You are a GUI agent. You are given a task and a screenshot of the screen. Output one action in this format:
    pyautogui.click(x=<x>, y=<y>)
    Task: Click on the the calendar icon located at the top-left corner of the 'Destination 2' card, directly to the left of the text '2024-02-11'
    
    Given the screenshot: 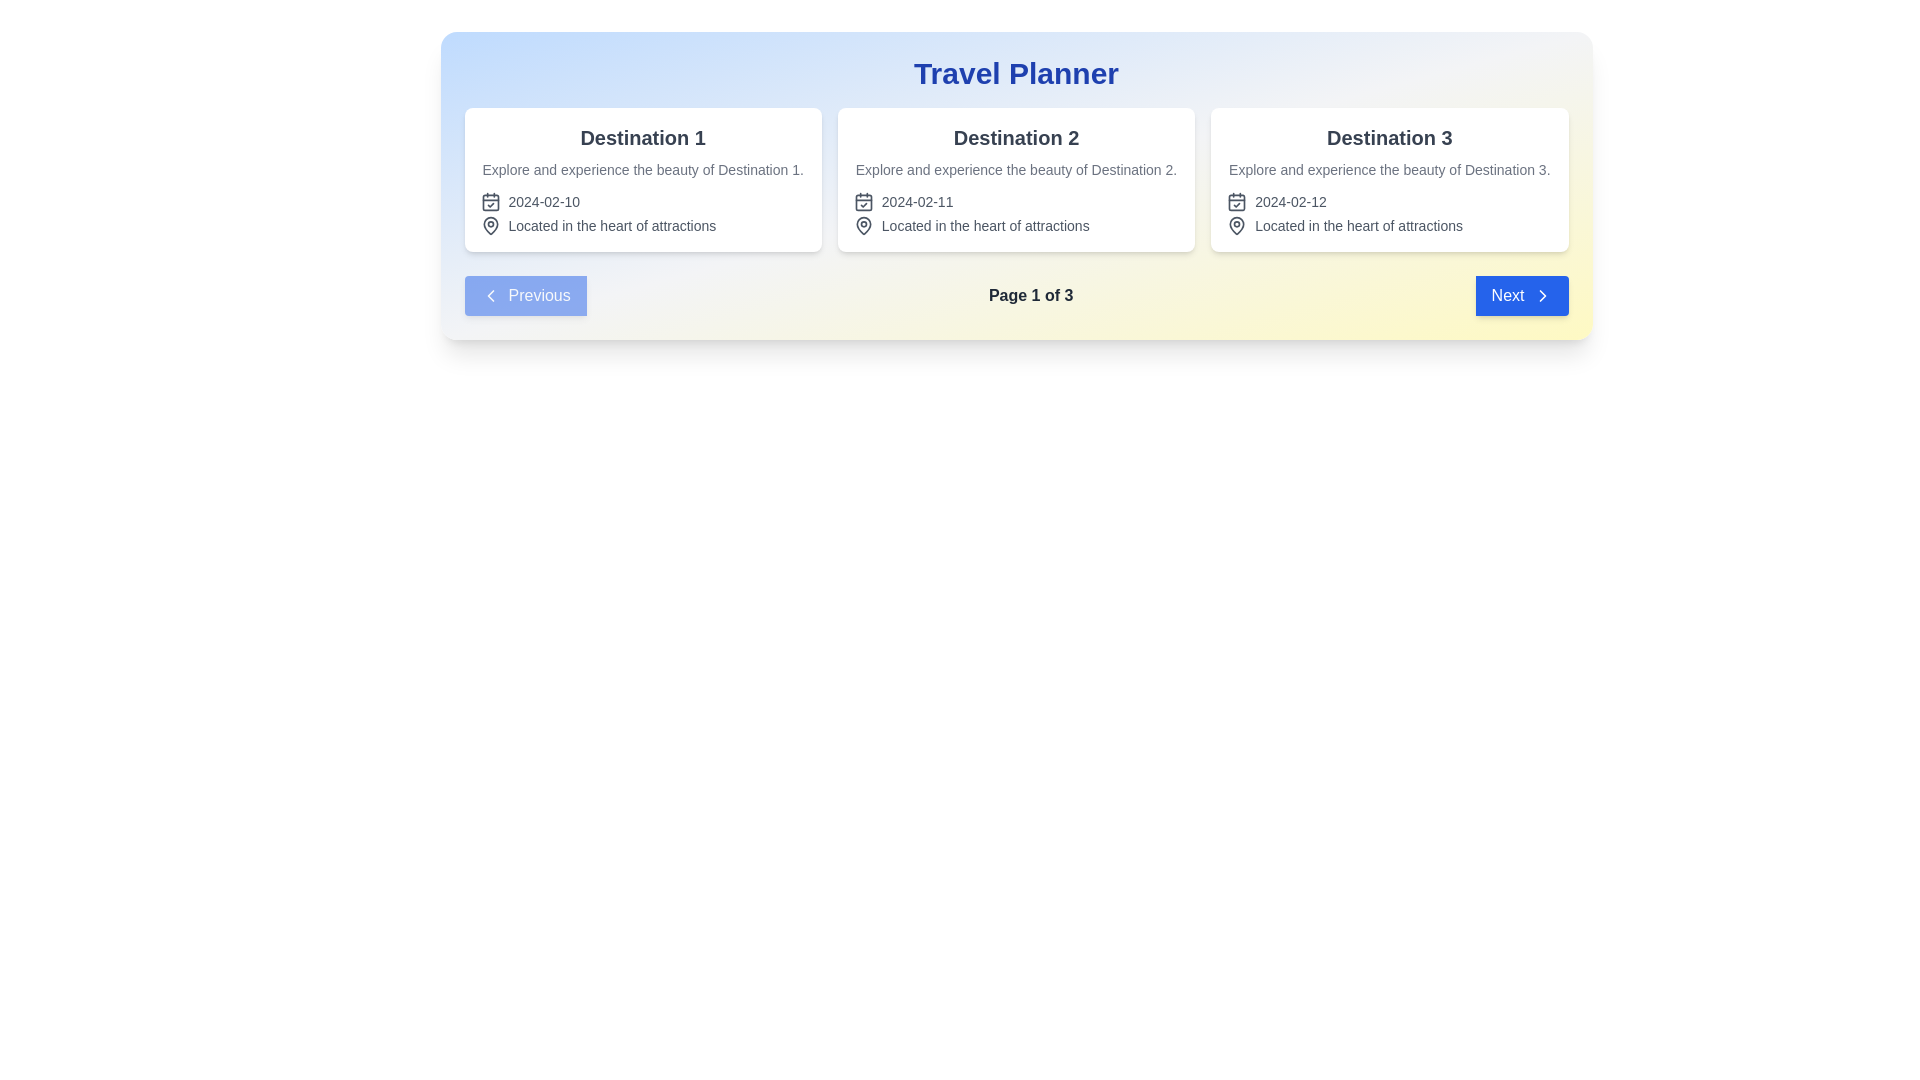 What is the action you would take?
    pyautogui.click(x=863, y=201)
    